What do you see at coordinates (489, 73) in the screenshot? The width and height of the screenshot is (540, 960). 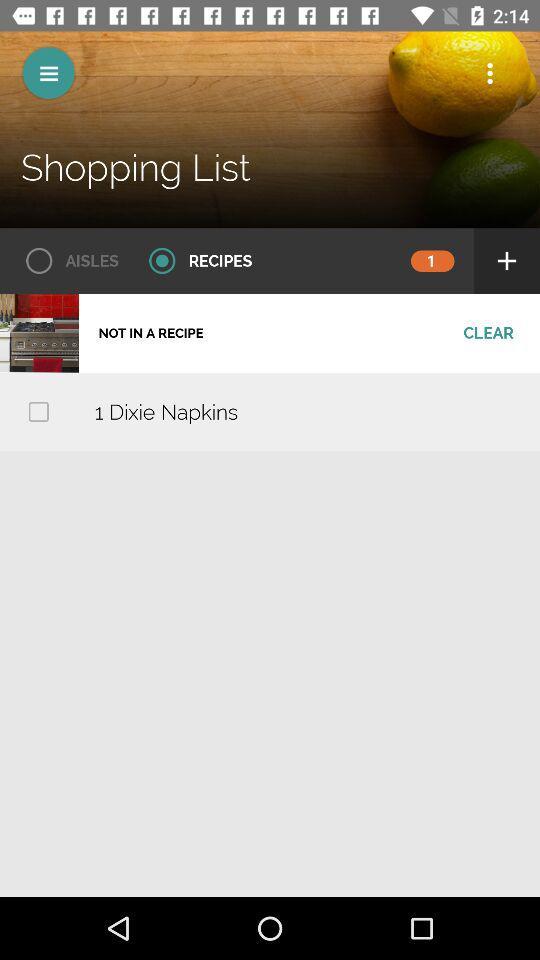 I see `more options` at bounding box center [489, 73].